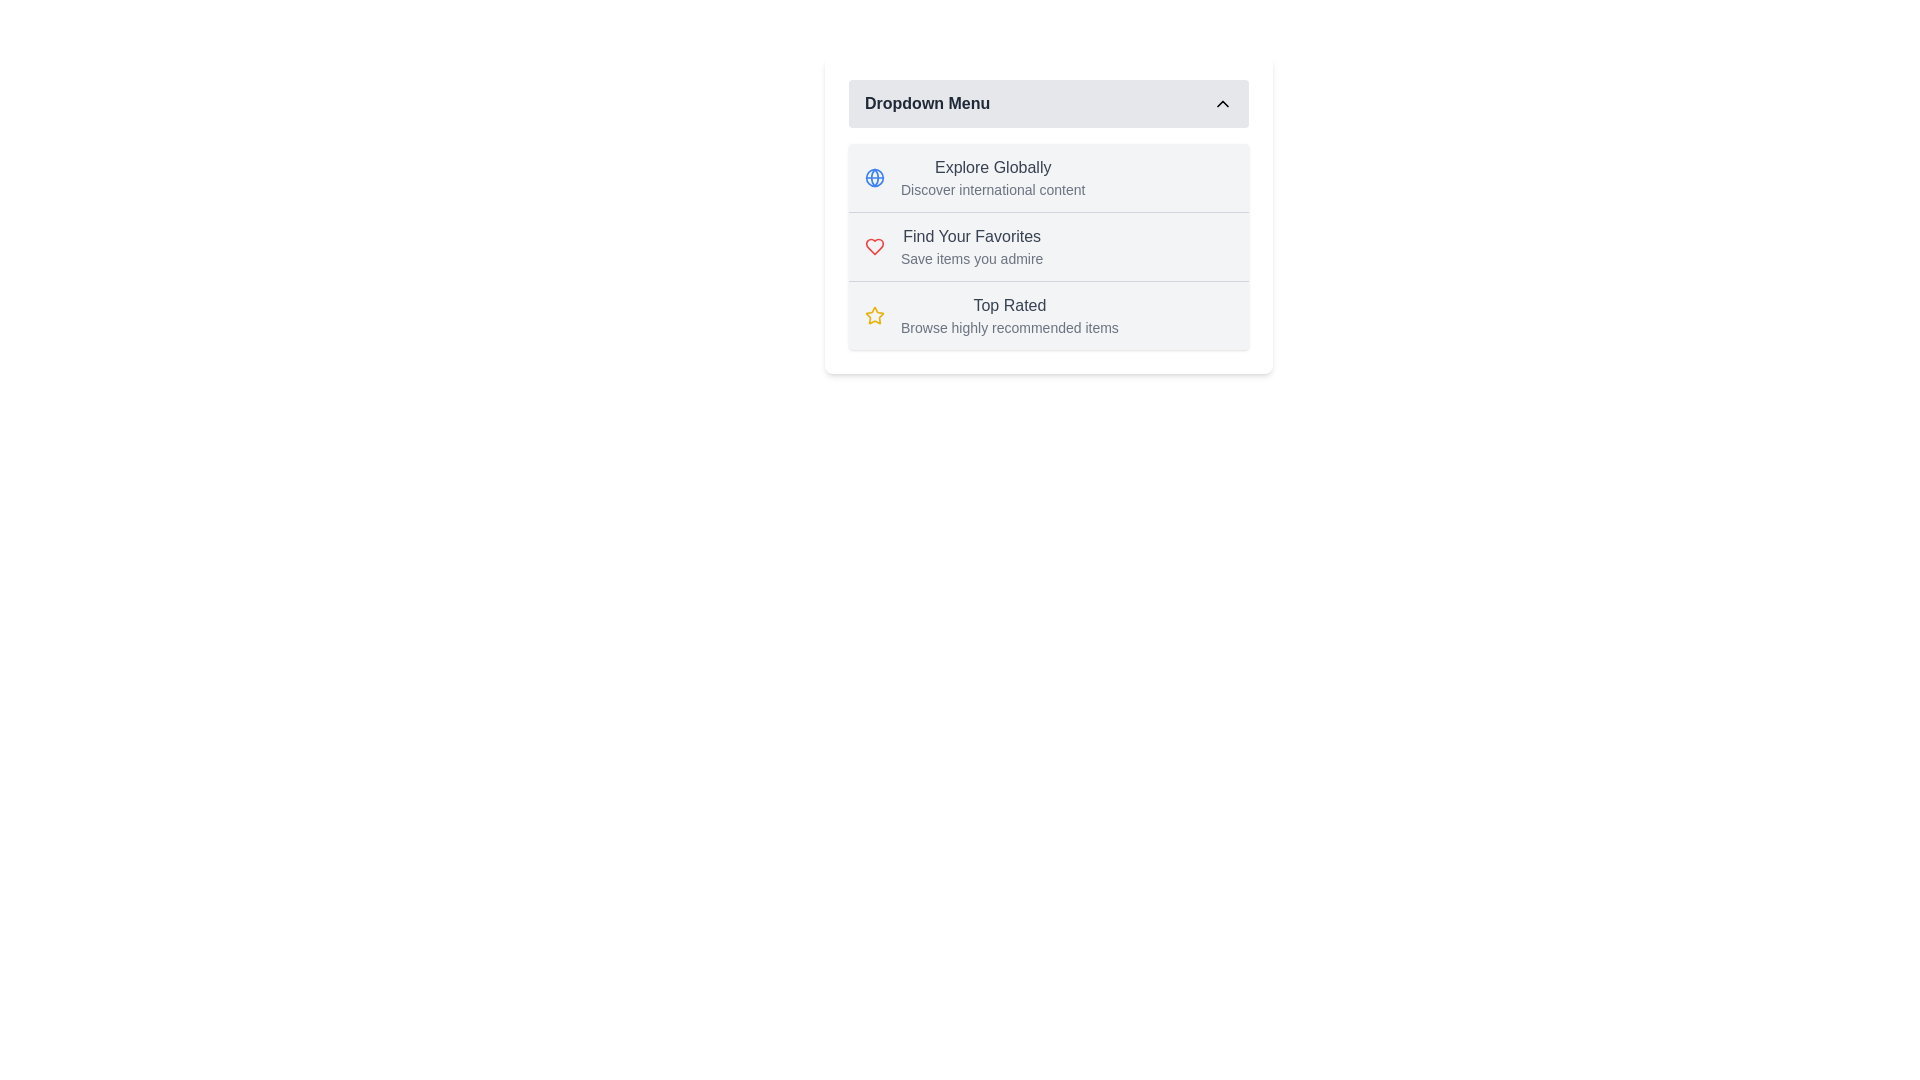 The image size is (1920, 1080). What do you see at coordinates (874, 176) in the screenshot?
I see `the SVG circle element that is part of the globe icon for the 'Explore Globally' menu option, which is the first entry in a dropdown menu` at bounding box center [874, 176].